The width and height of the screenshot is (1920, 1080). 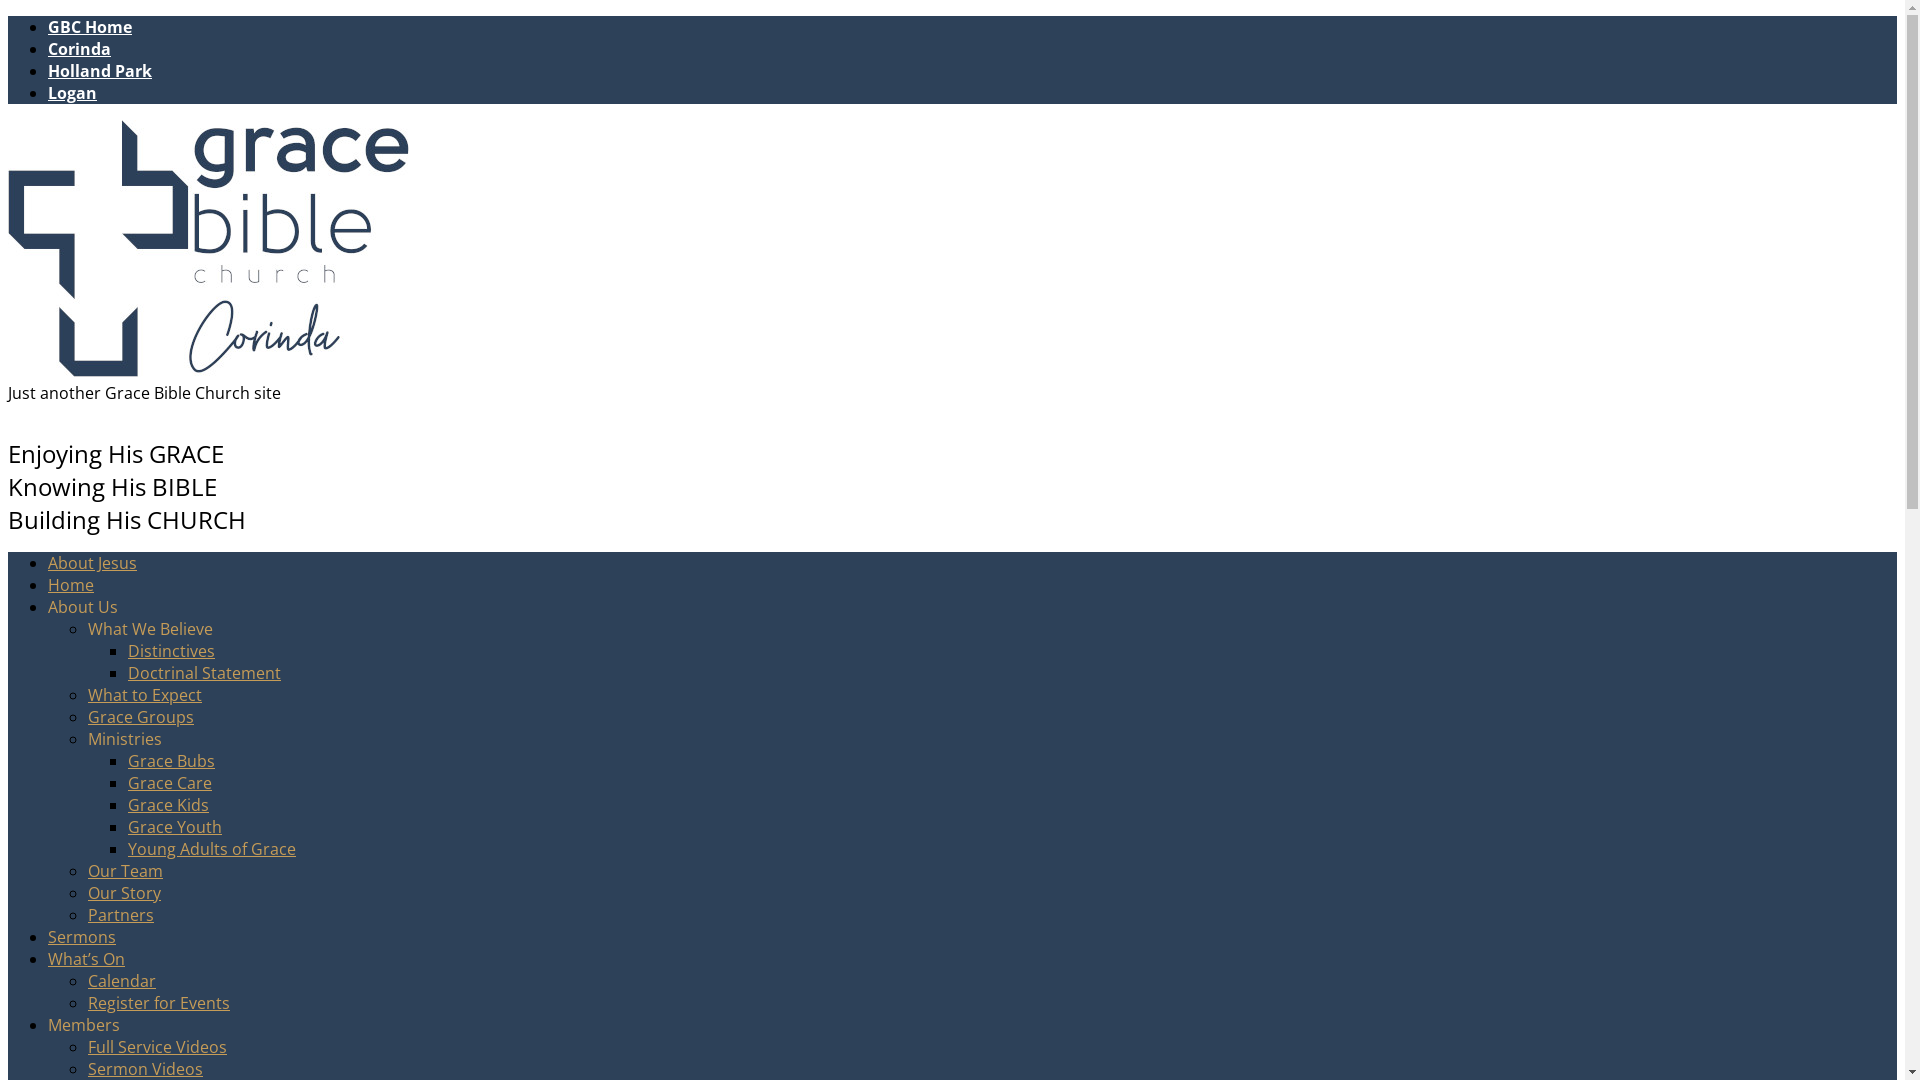 I want to click on 'Members', so click(x=48, y=1025).